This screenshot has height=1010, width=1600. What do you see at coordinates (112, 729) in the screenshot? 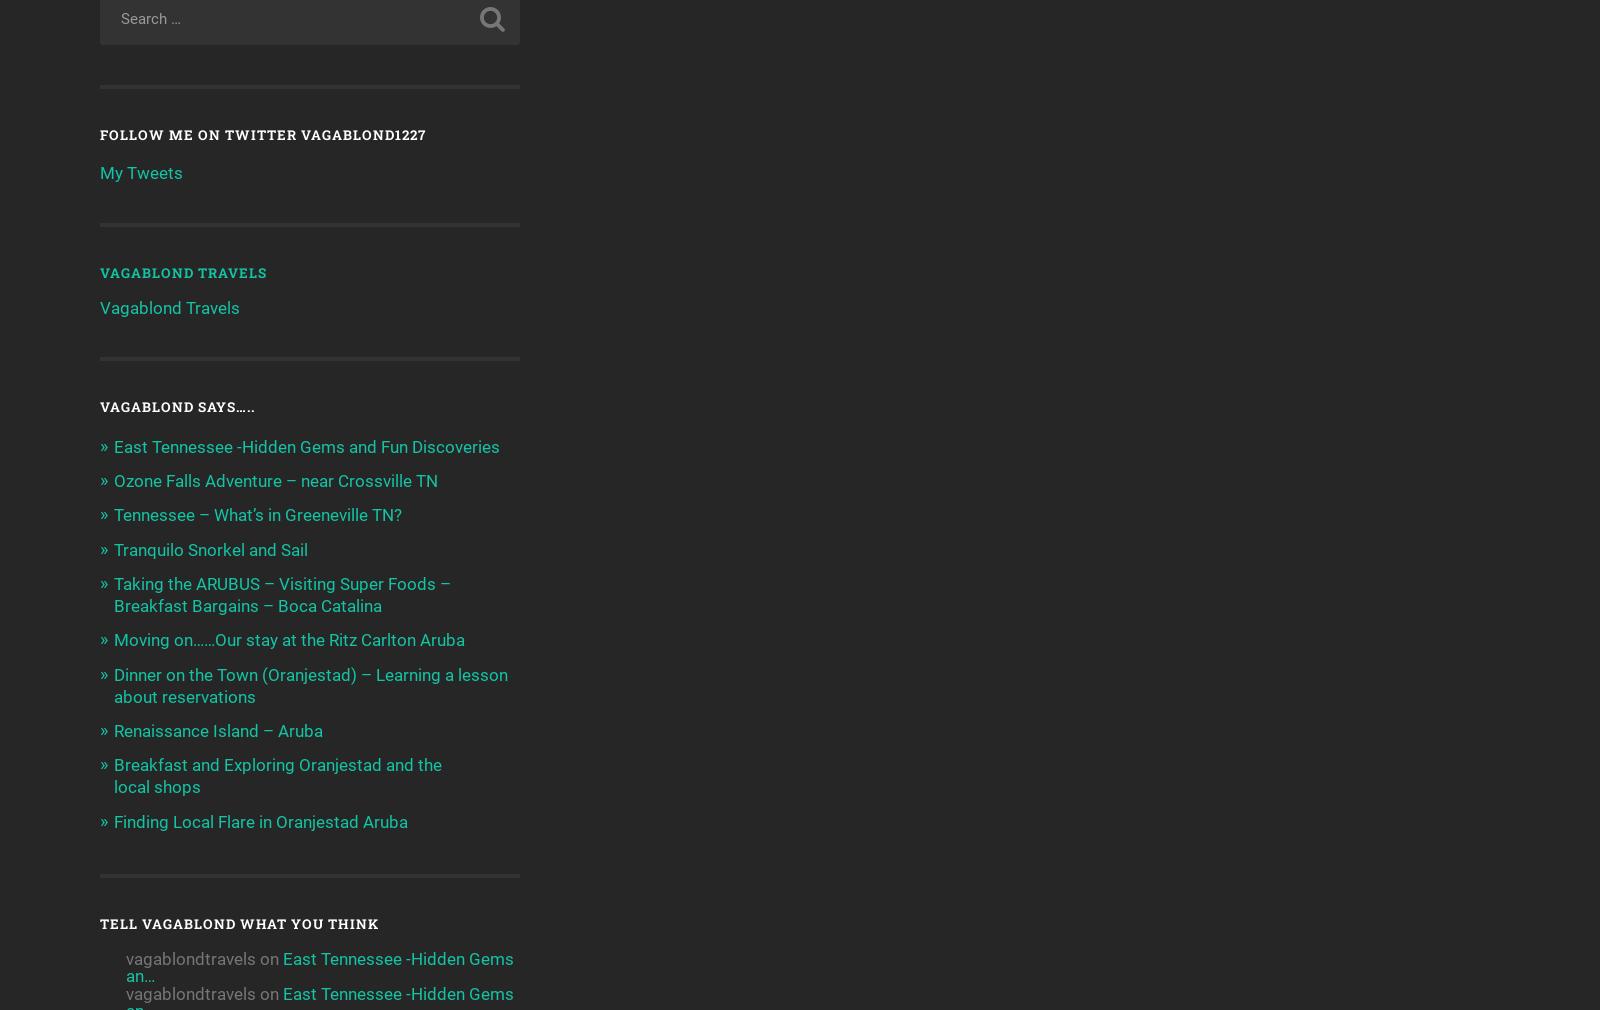
I see `'Renaissance Island – Aruba'` at bounding box center [112, 729].